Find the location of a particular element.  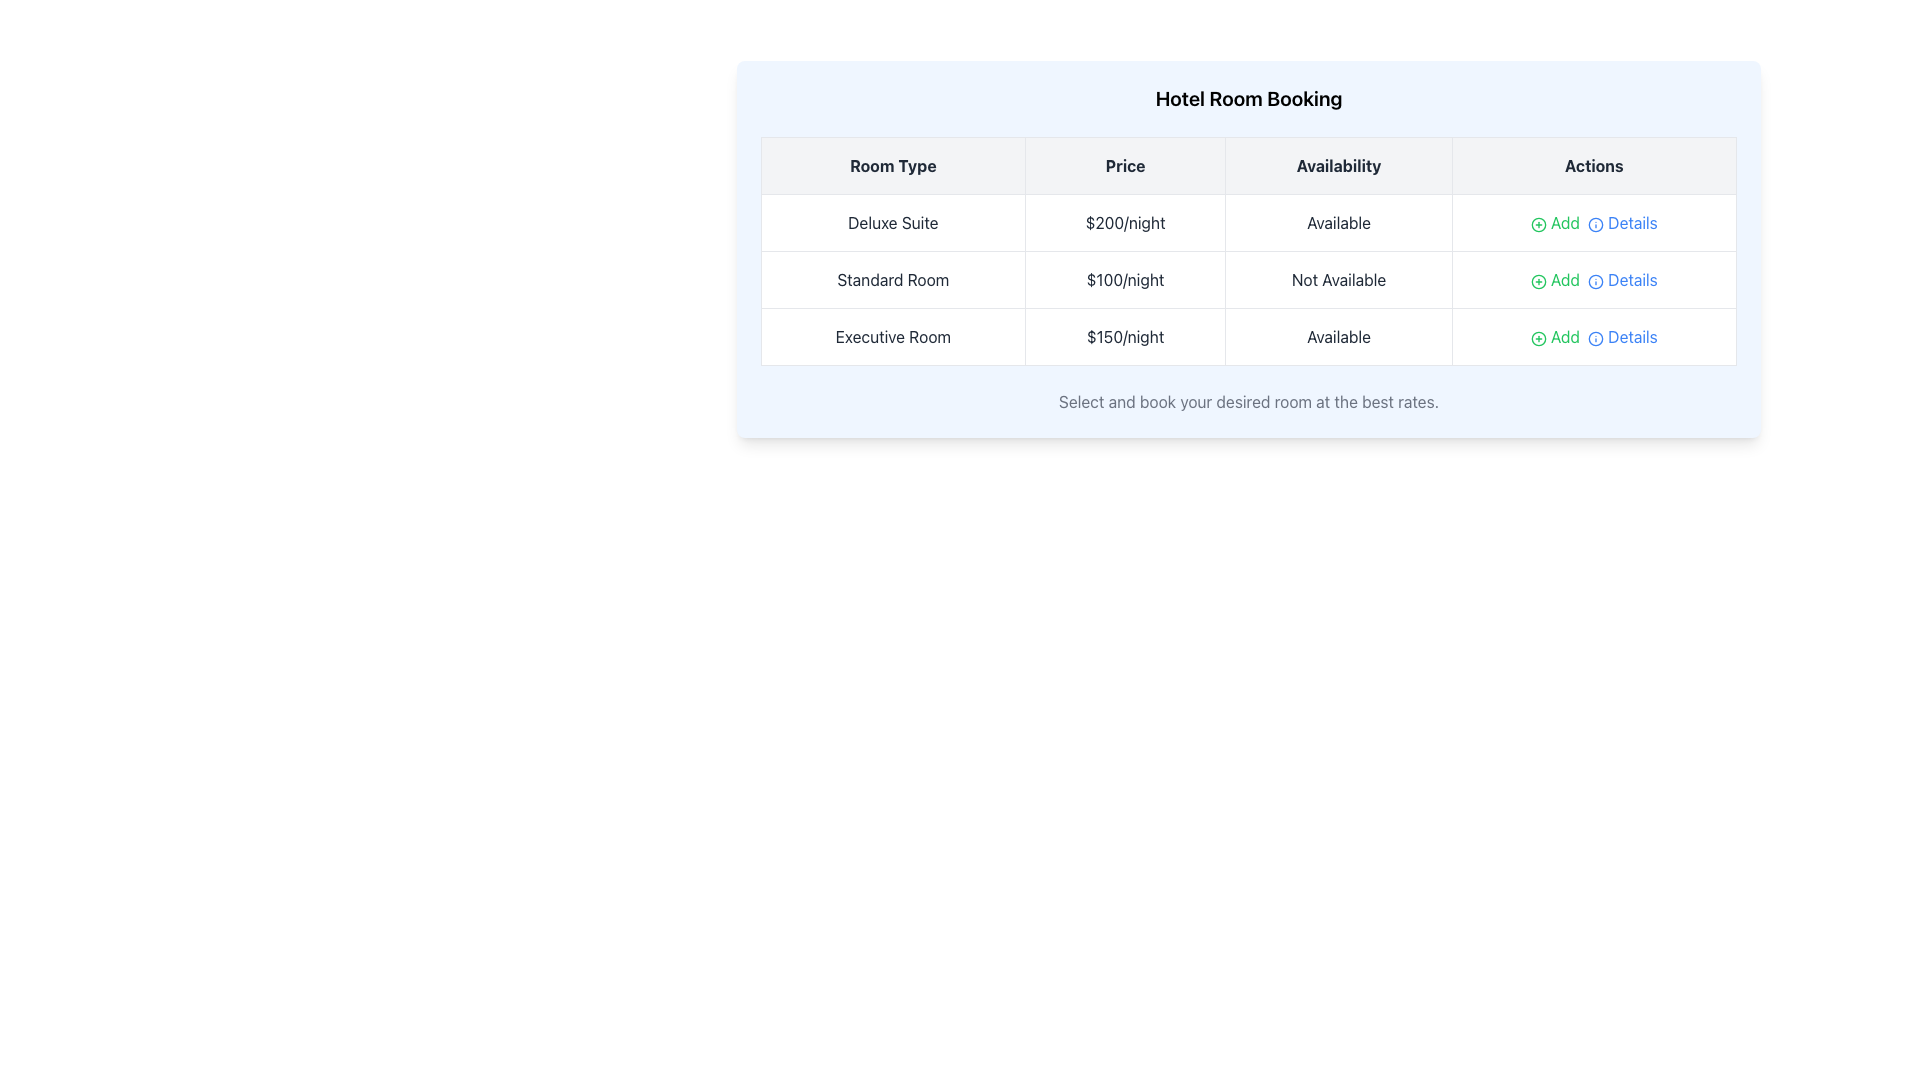

the text label that reads 'Standard Room', which is styled with center alignment and surrounded by a bordered box, located in the middle row of room type descriptions in a table-like structure is located at coordinates (892, 280).